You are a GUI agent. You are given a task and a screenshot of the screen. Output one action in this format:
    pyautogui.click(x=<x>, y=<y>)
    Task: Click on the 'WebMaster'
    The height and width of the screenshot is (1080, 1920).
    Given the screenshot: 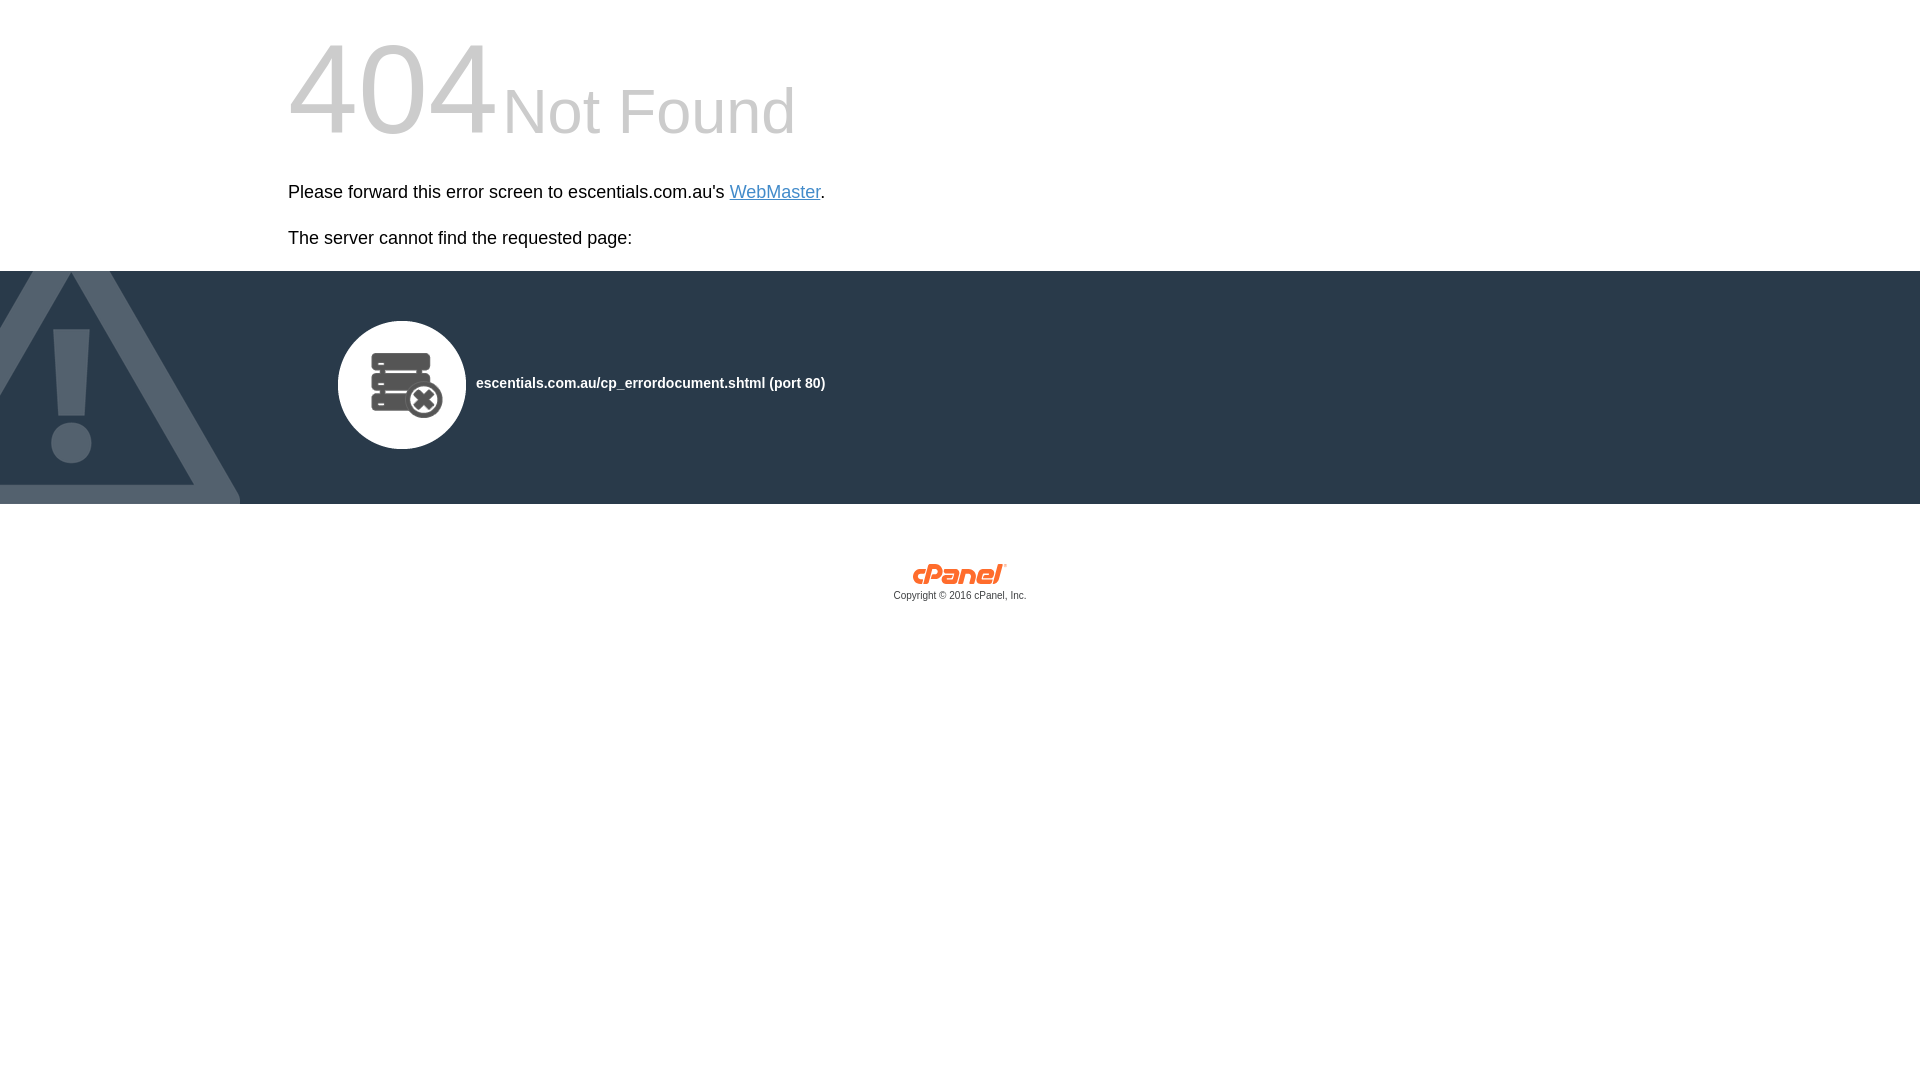 What is the action you would take?
    pyautogui.click(x=774, y=192)
    